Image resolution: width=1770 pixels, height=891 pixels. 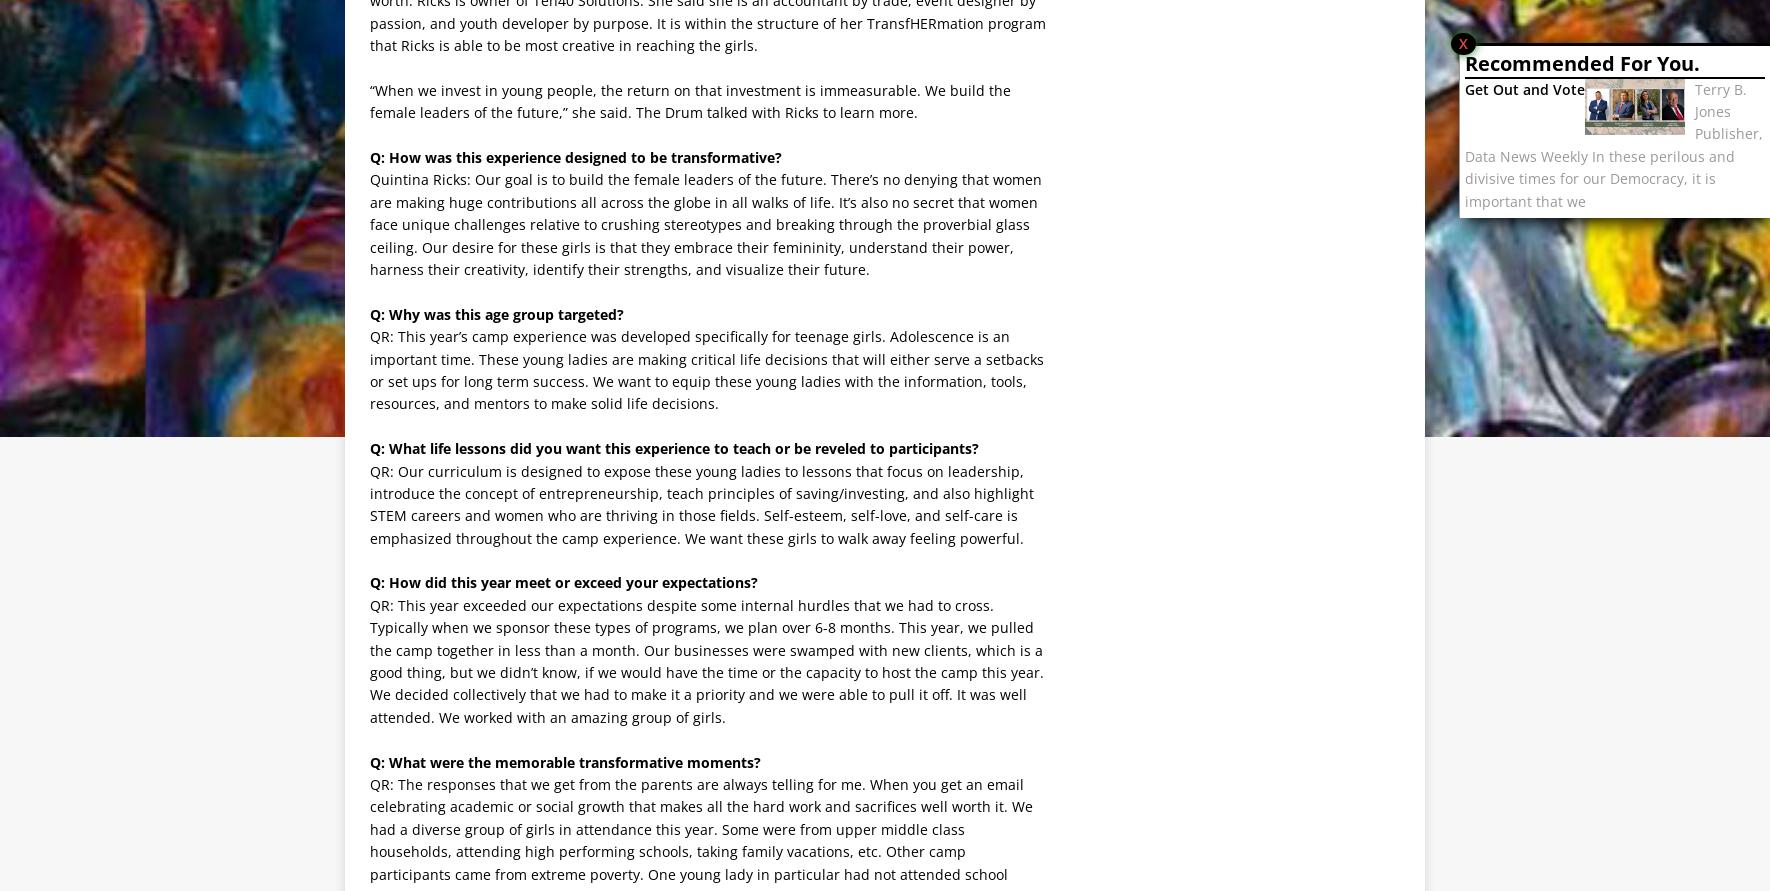 What do you see at coordinates (1613, 143) in the screenshot?
I see `'Terry B. Jones Publisher, Data News Weekly

In these perilous and divisive times for our Democracy, it is important that we'` at bounding box center [1613, 143].